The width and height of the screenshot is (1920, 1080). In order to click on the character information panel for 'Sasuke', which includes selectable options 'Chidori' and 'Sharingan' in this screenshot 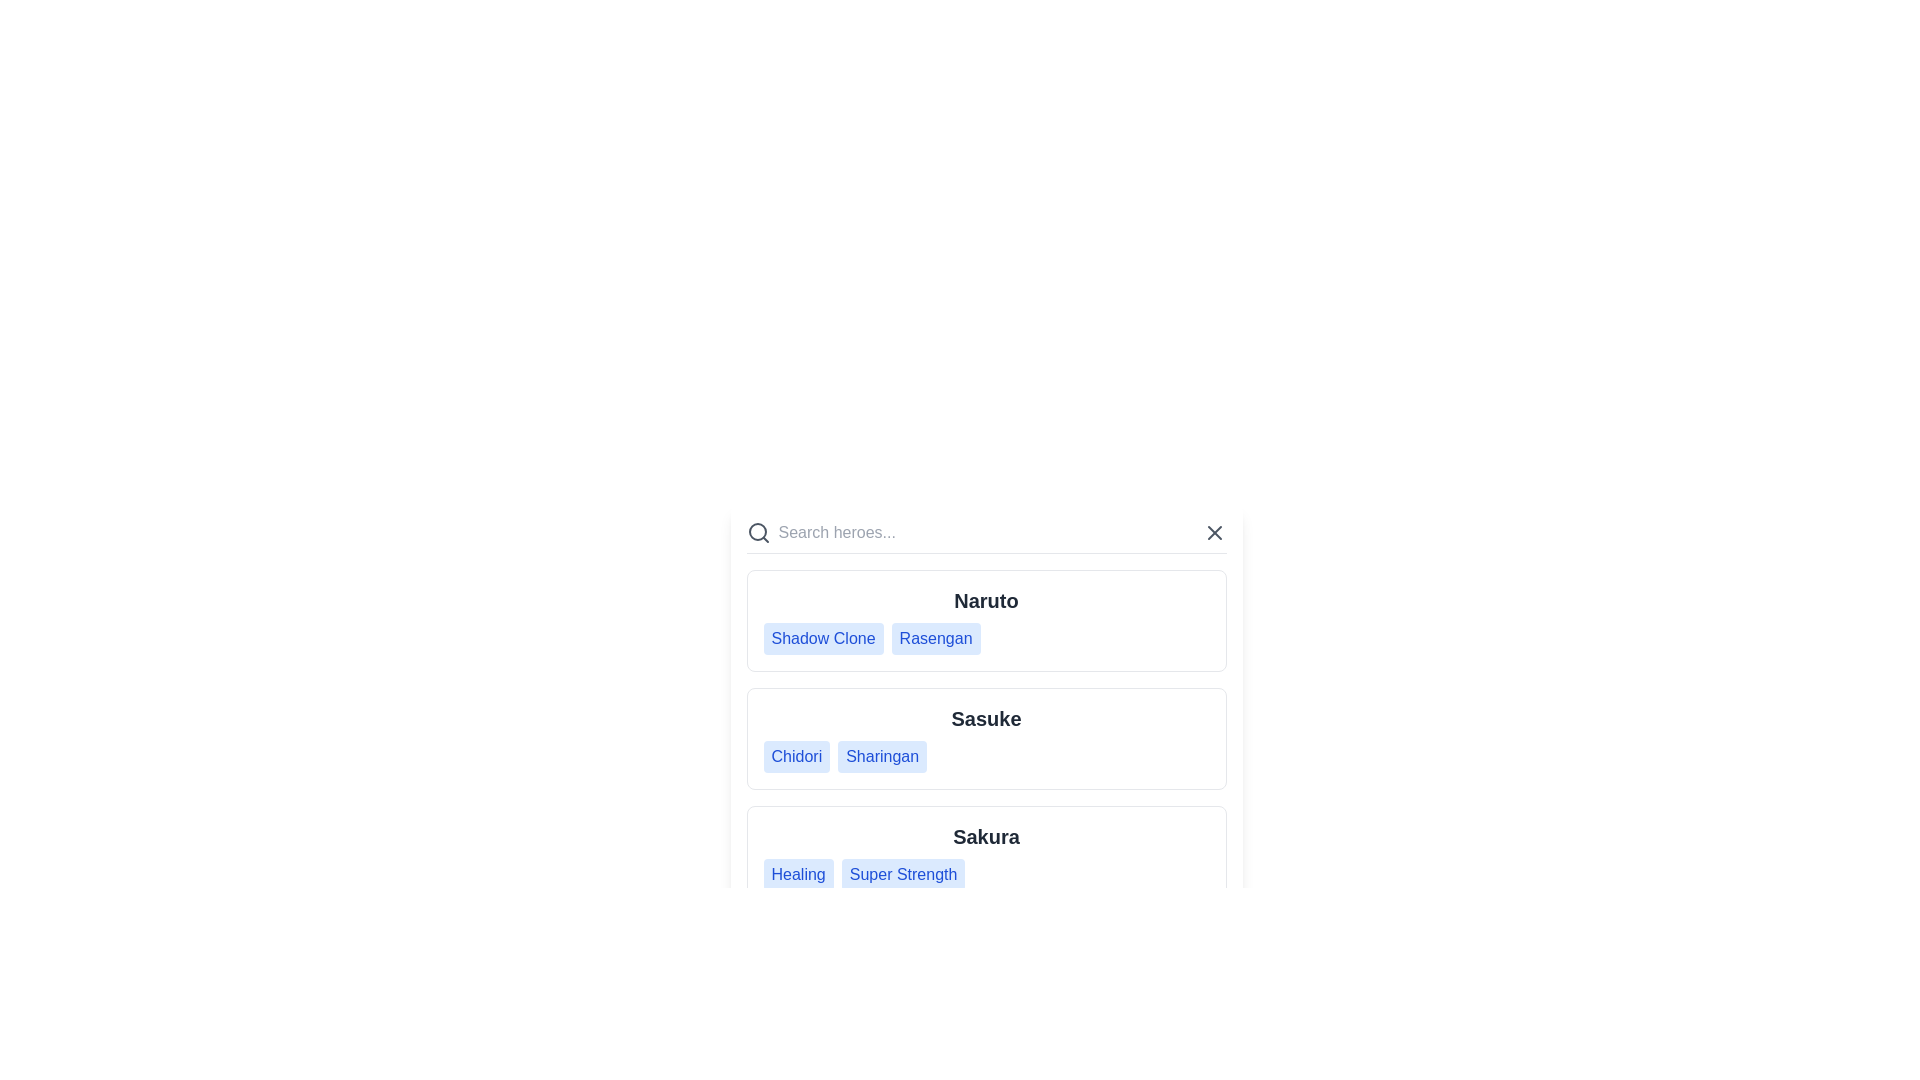, I will do `click(986, 739)`.